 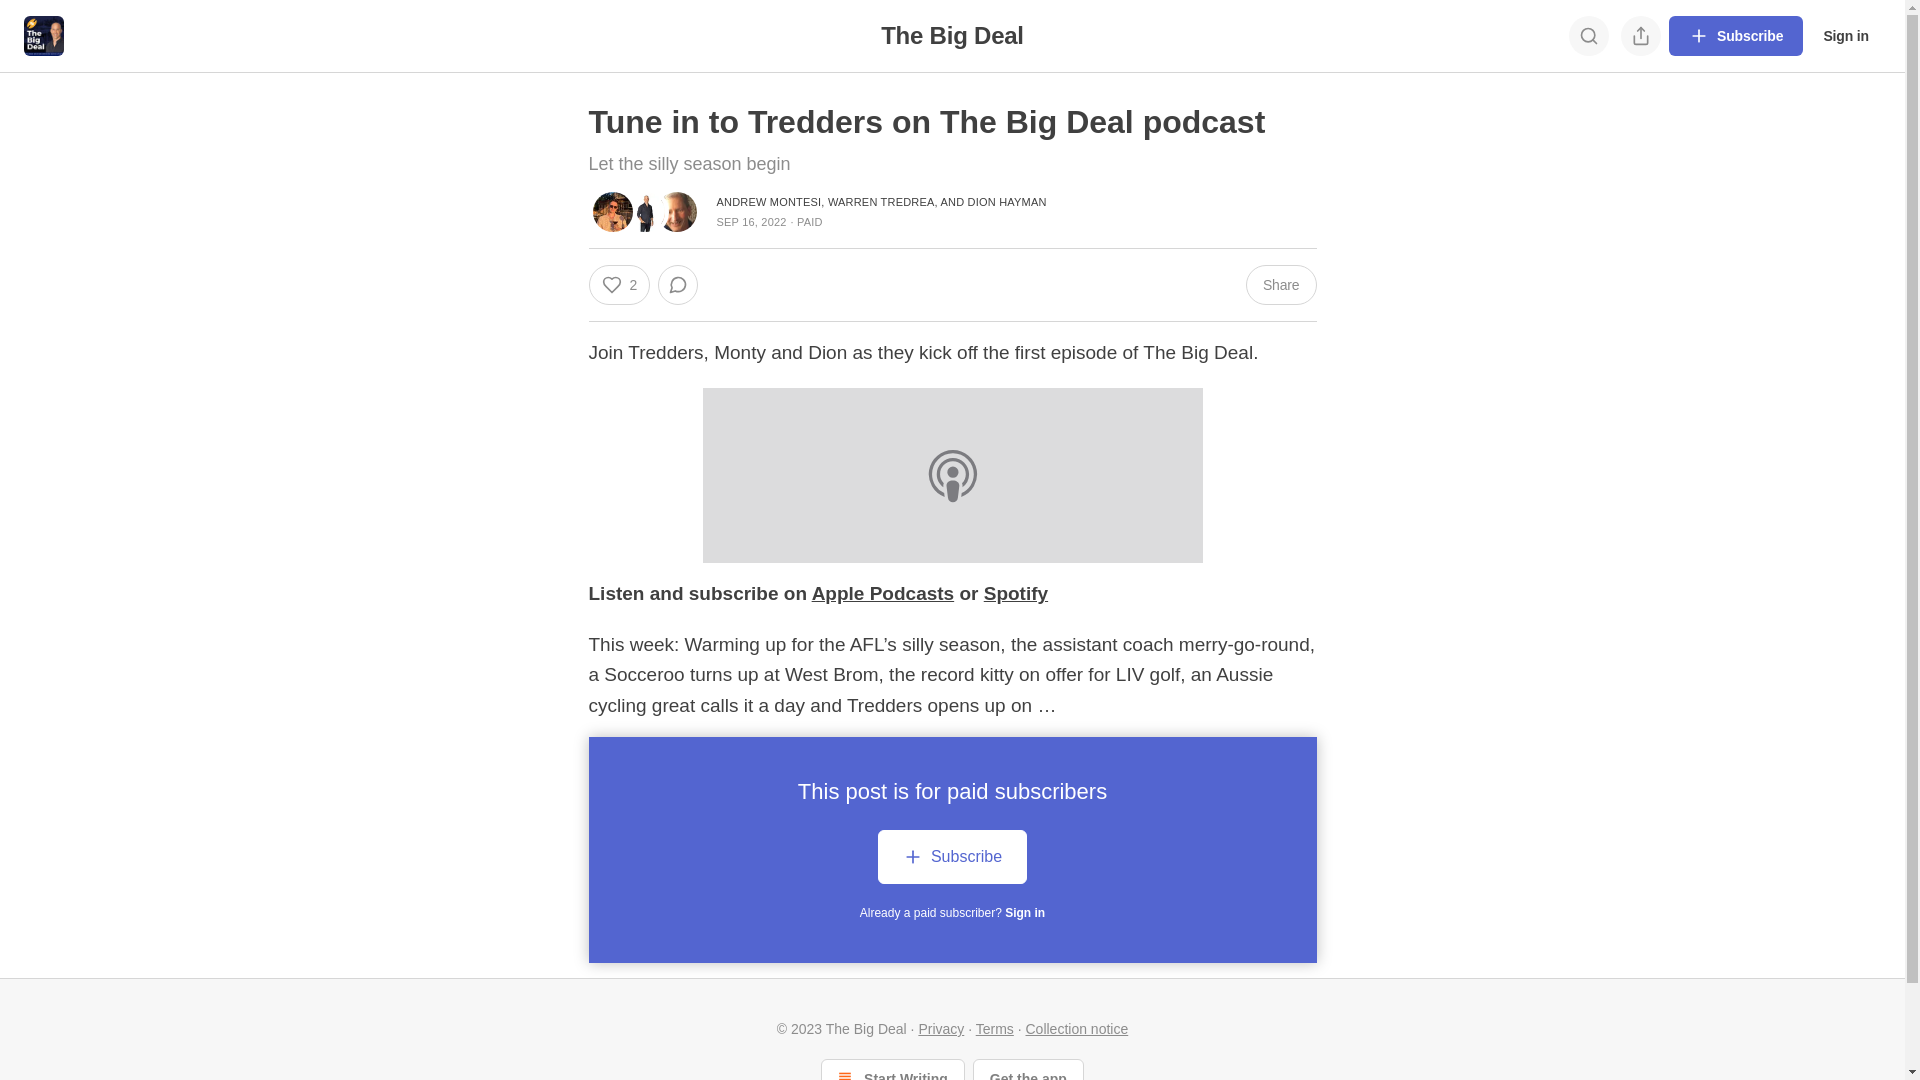 I want to click on 'Apple Podcasts', so click(x=811, y=592).